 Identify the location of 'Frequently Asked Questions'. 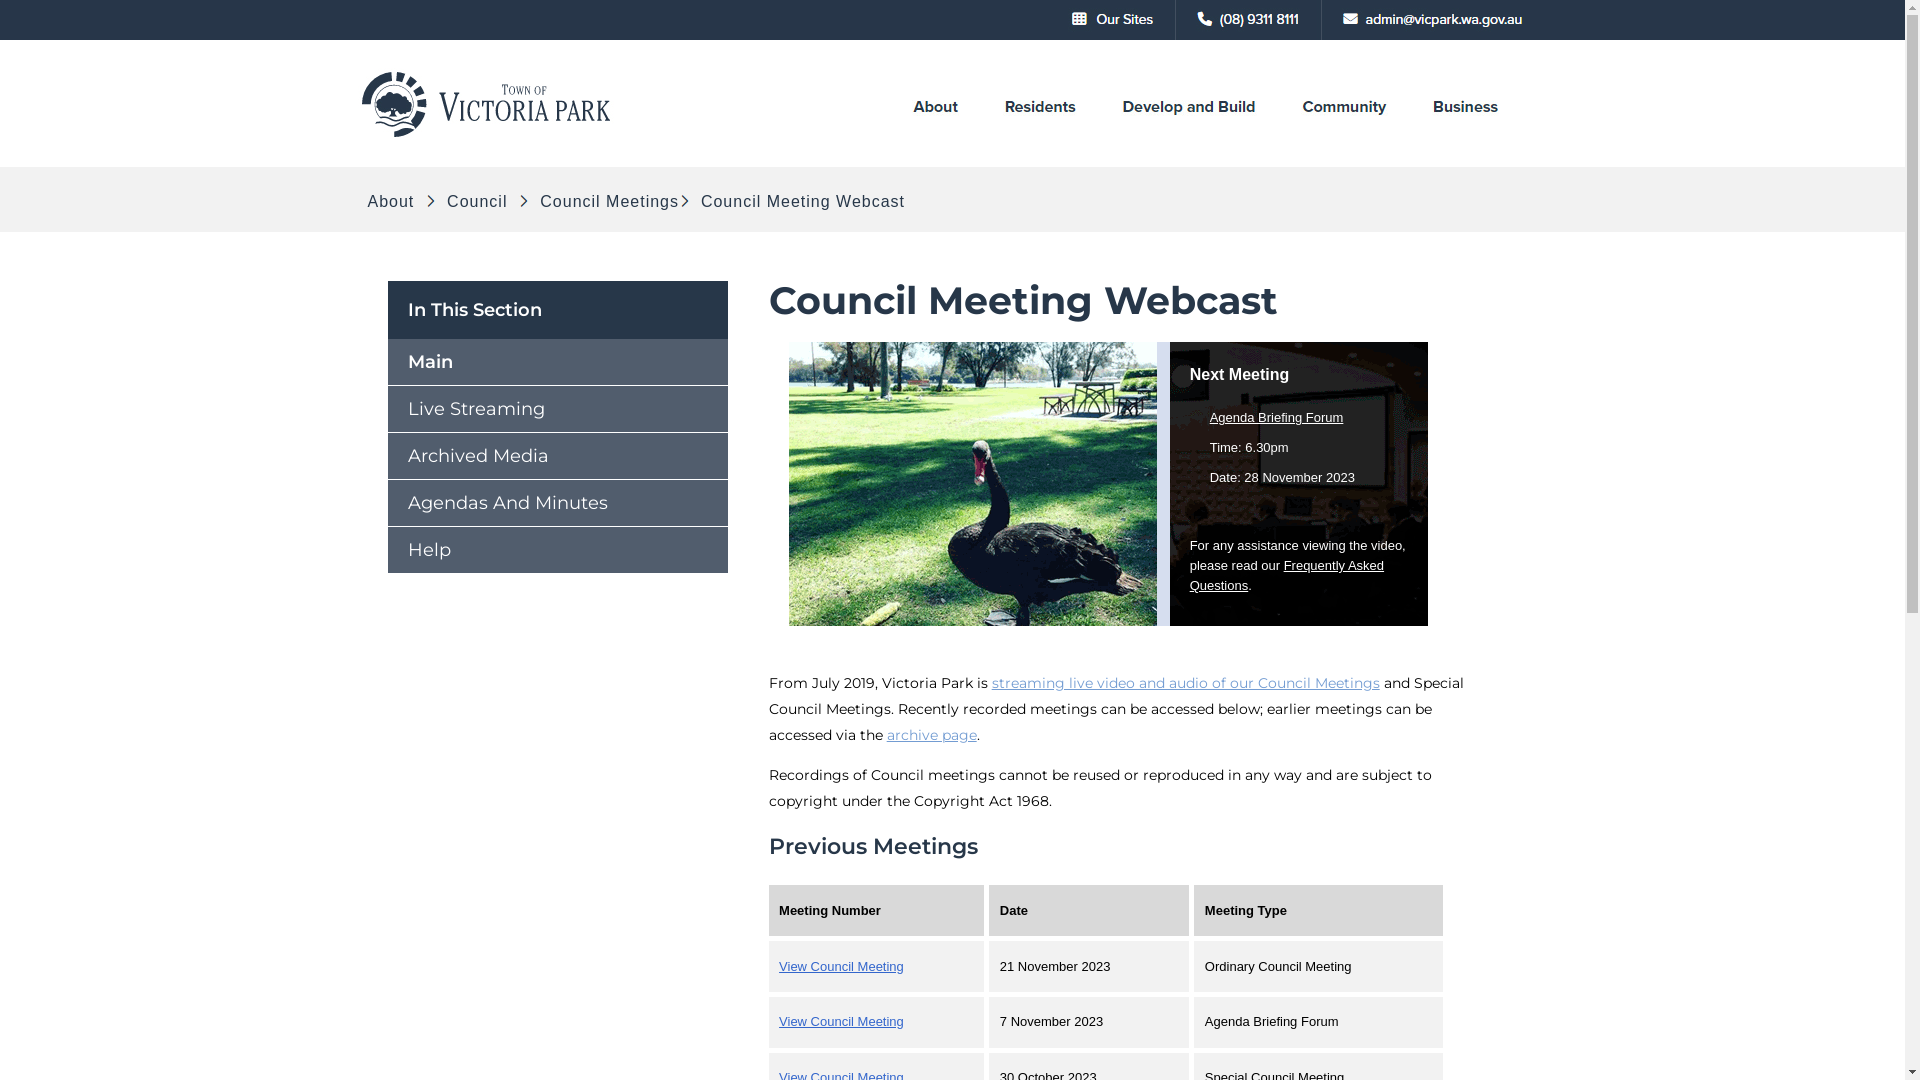
(1190, 575).